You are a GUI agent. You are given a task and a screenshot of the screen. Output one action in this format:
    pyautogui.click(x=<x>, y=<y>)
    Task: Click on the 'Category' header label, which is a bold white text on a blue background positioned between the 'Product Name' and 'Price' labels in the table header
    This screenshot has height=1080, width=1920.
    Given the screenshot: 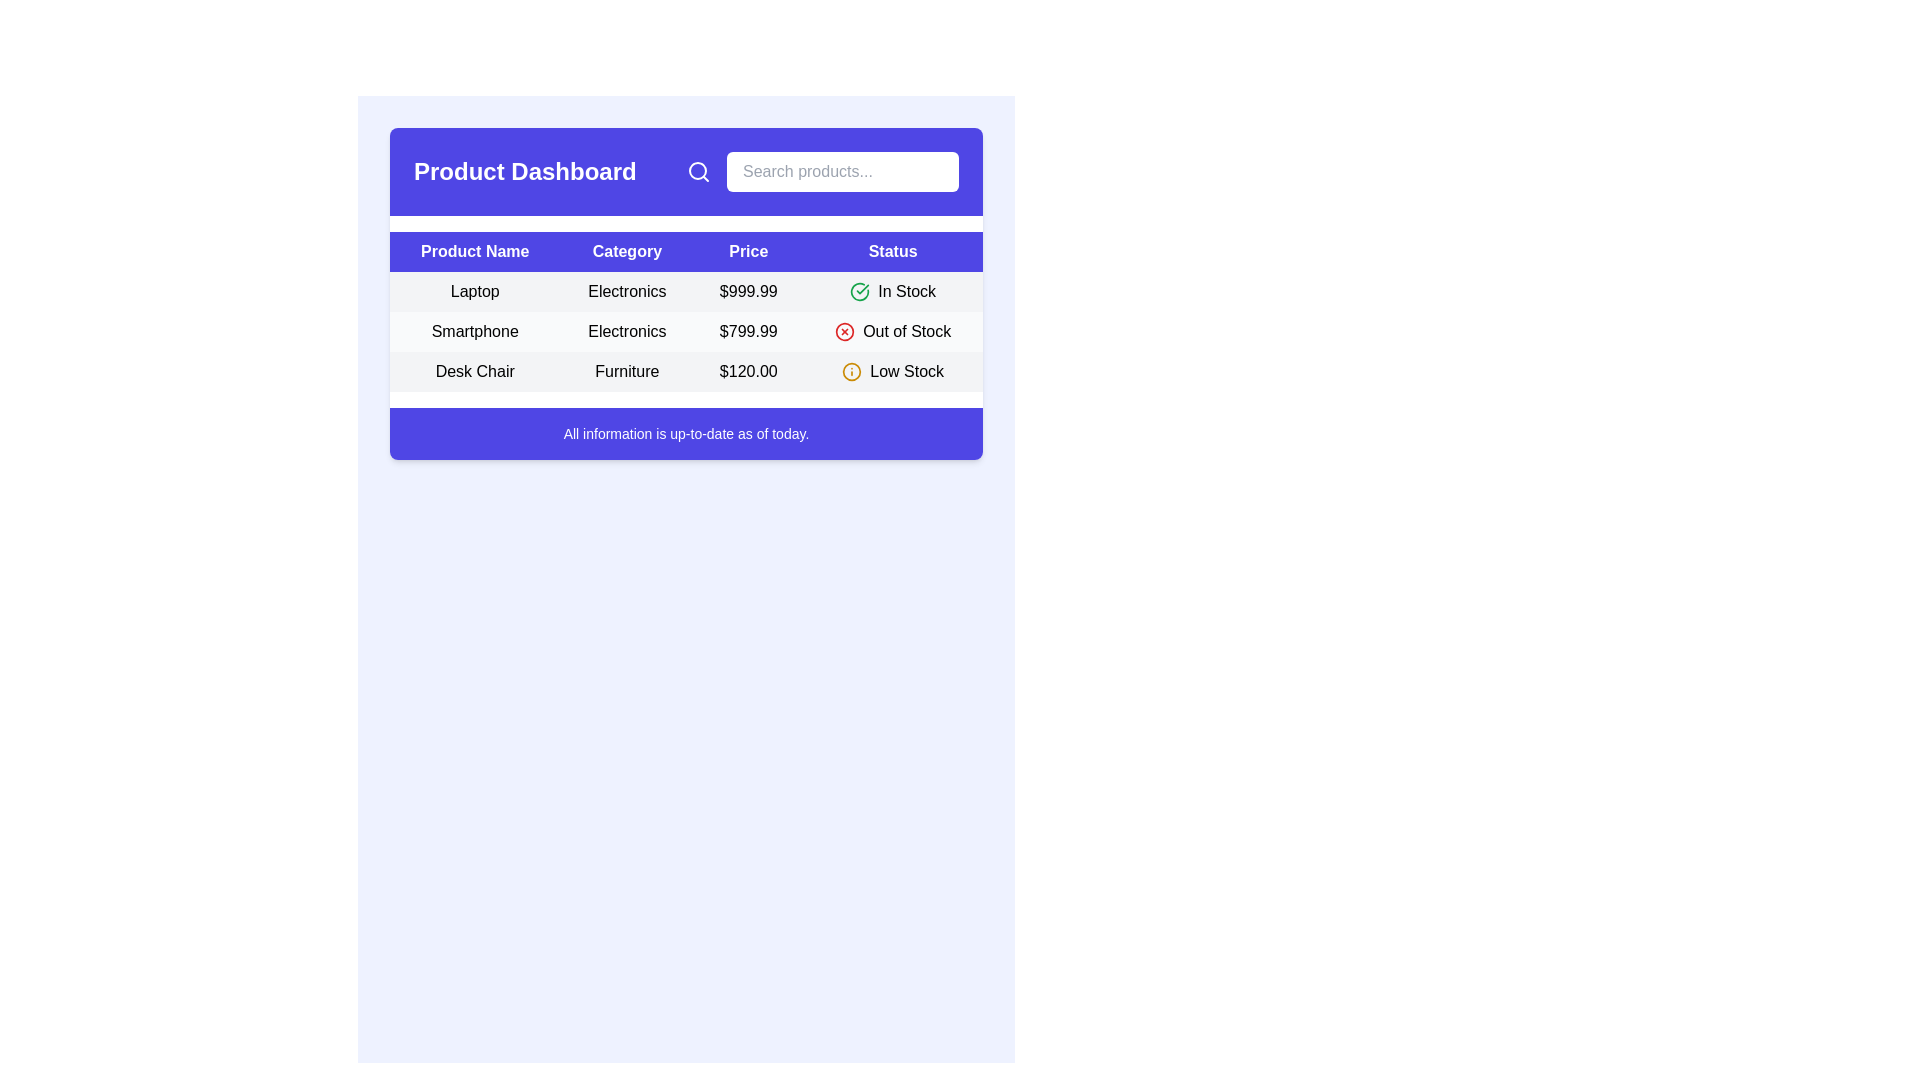 What is the action you would take?
    pyautogui.click(x=626, y=250)
    